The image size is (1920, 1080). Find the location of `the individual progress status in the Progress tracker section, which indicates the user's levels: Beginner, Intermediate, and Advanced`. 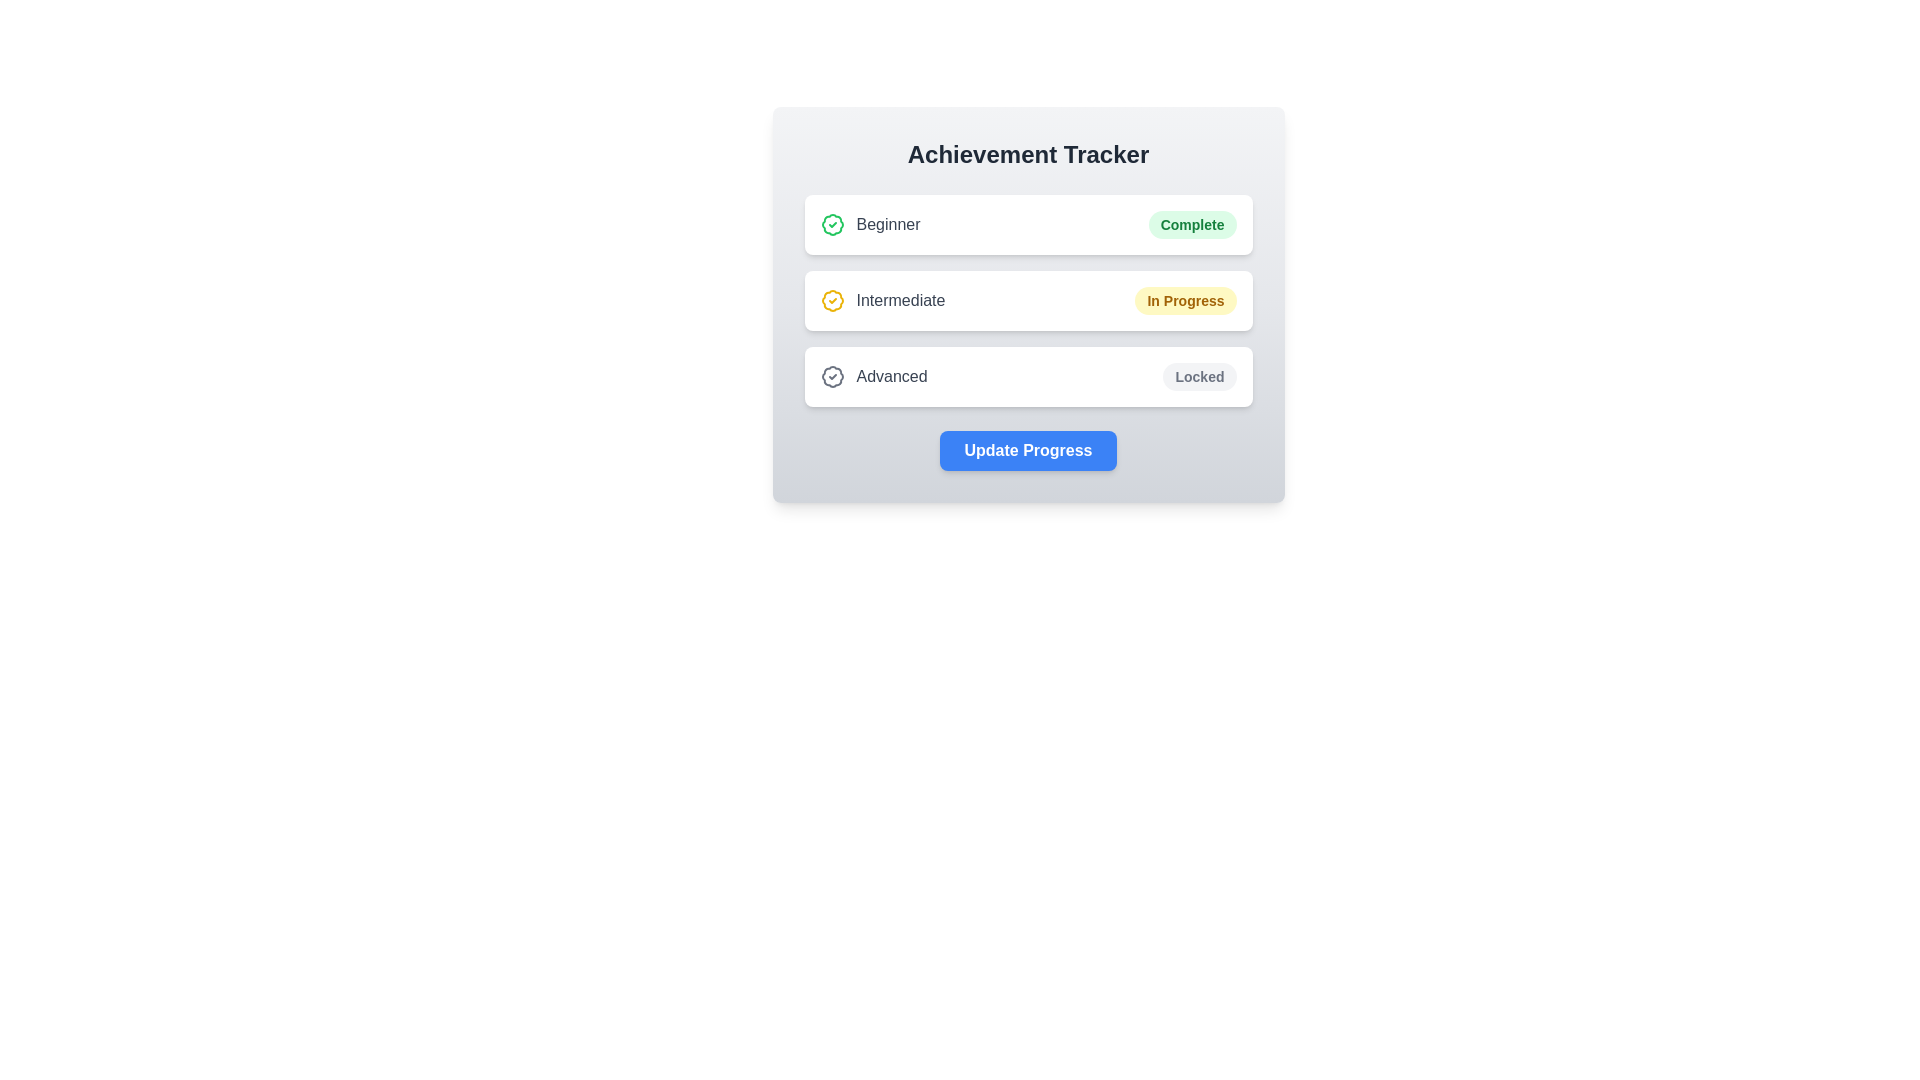

the individual progress status in the Progress tracker section, which indicates the user's levels: Beginner, Intermediate, and Advanced is located at coordinates (1028, 300).